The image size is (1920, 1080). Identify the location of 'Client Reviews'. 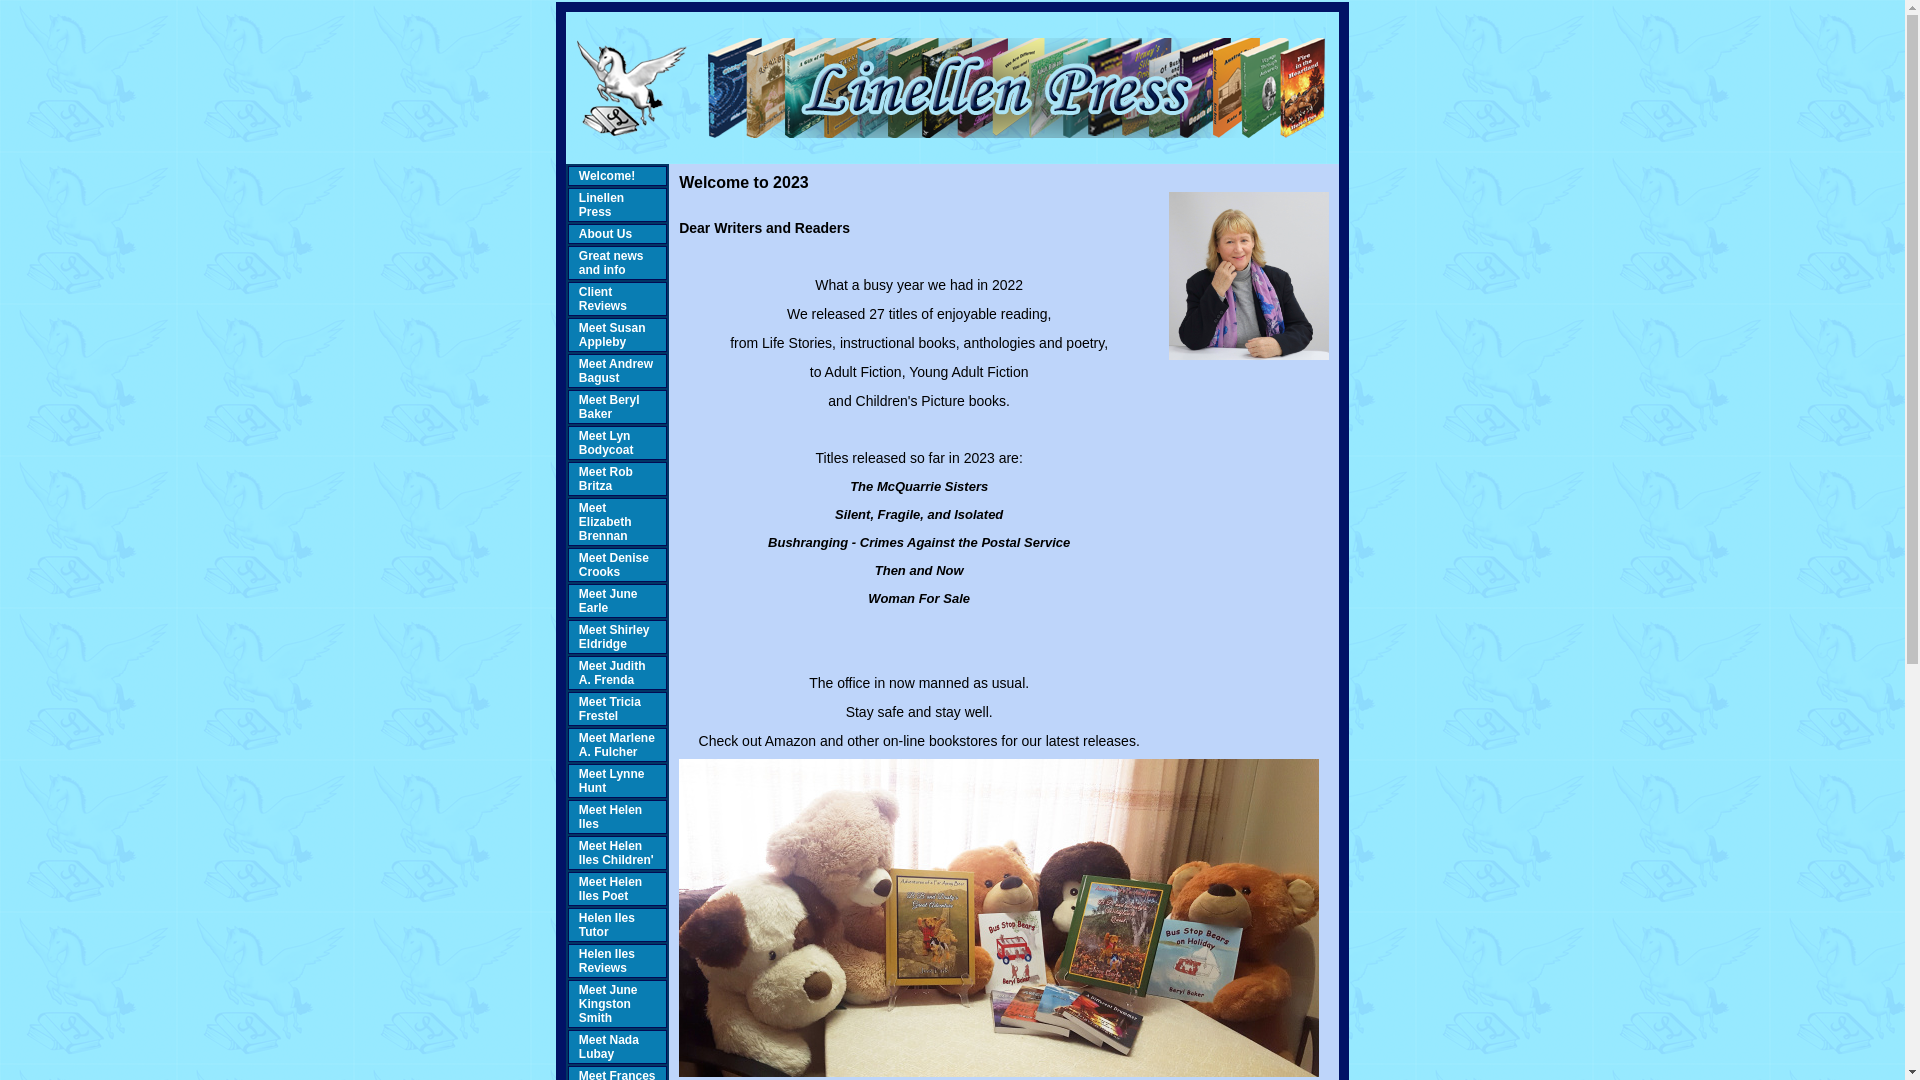
(602, 299).